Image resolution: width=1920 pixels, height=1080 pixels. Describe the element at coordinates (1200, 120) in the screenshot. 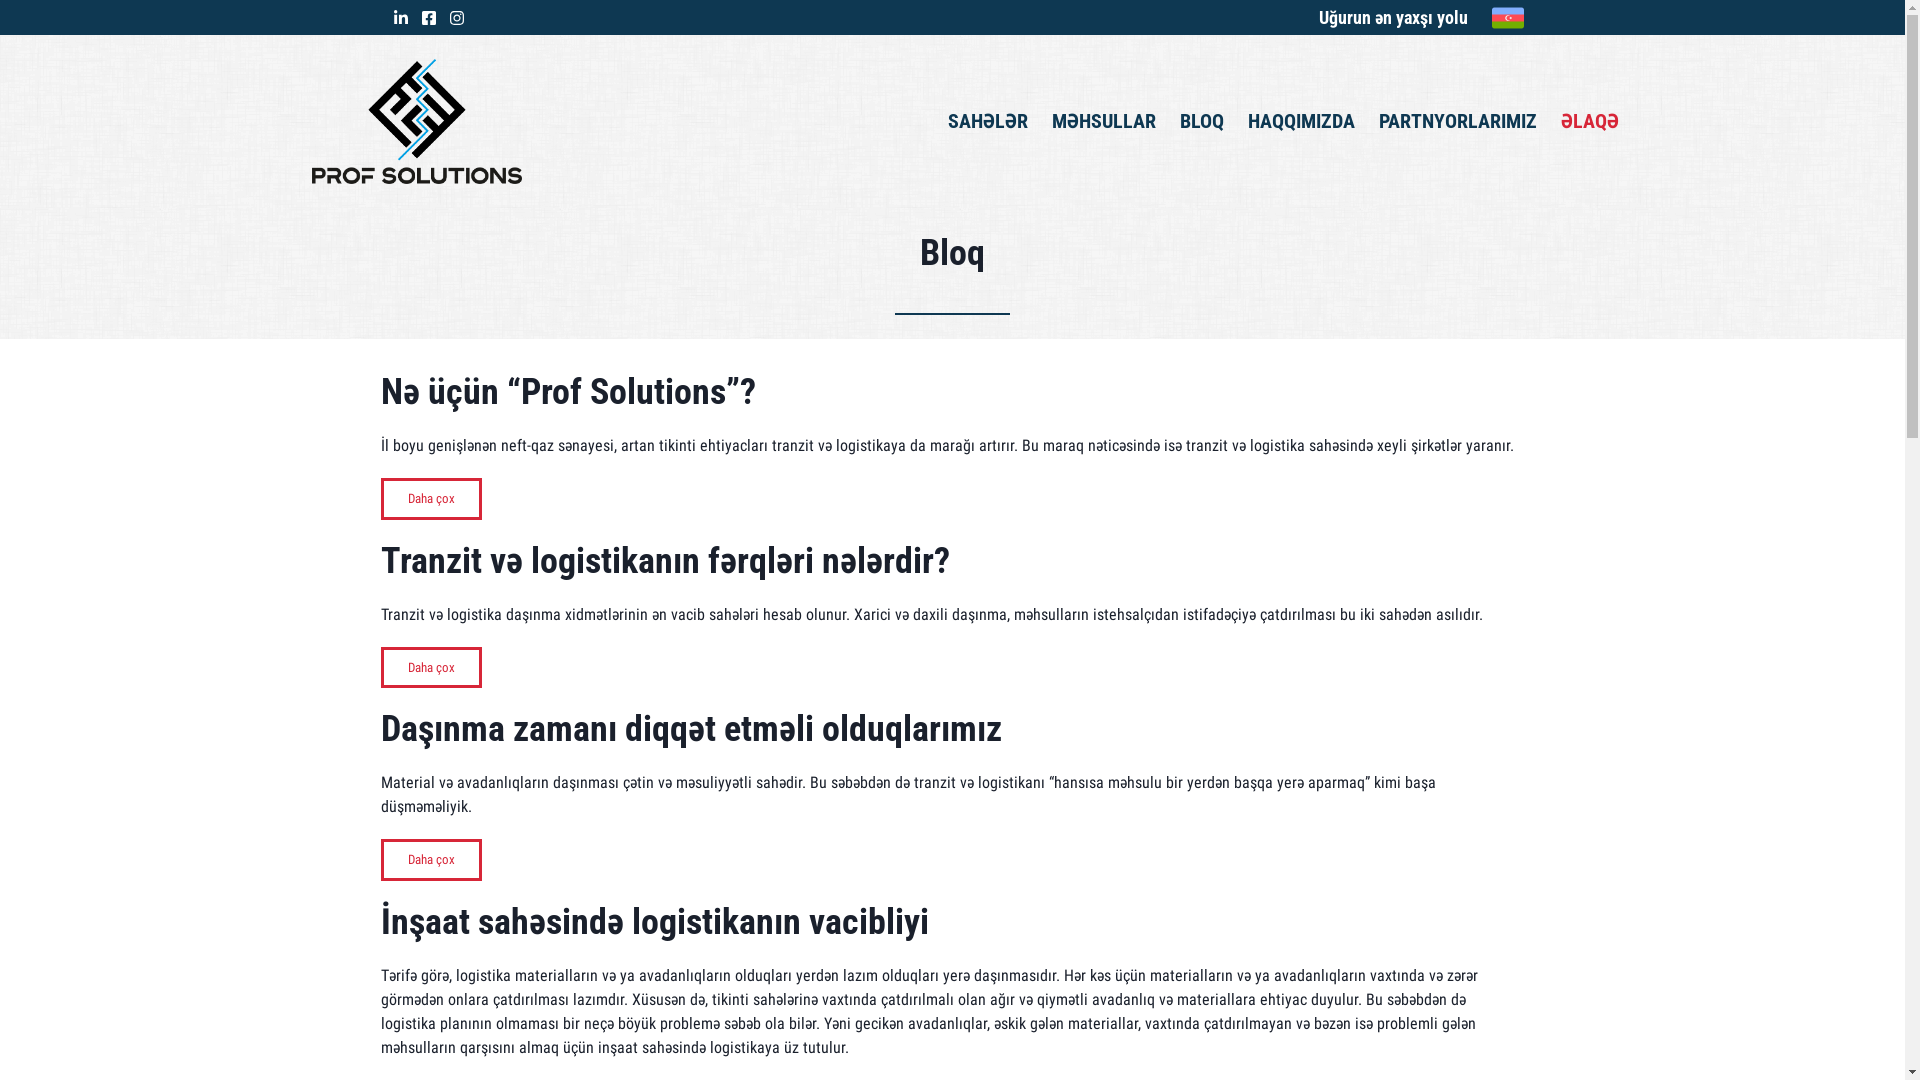

I see `'BLOQ'` at that location.